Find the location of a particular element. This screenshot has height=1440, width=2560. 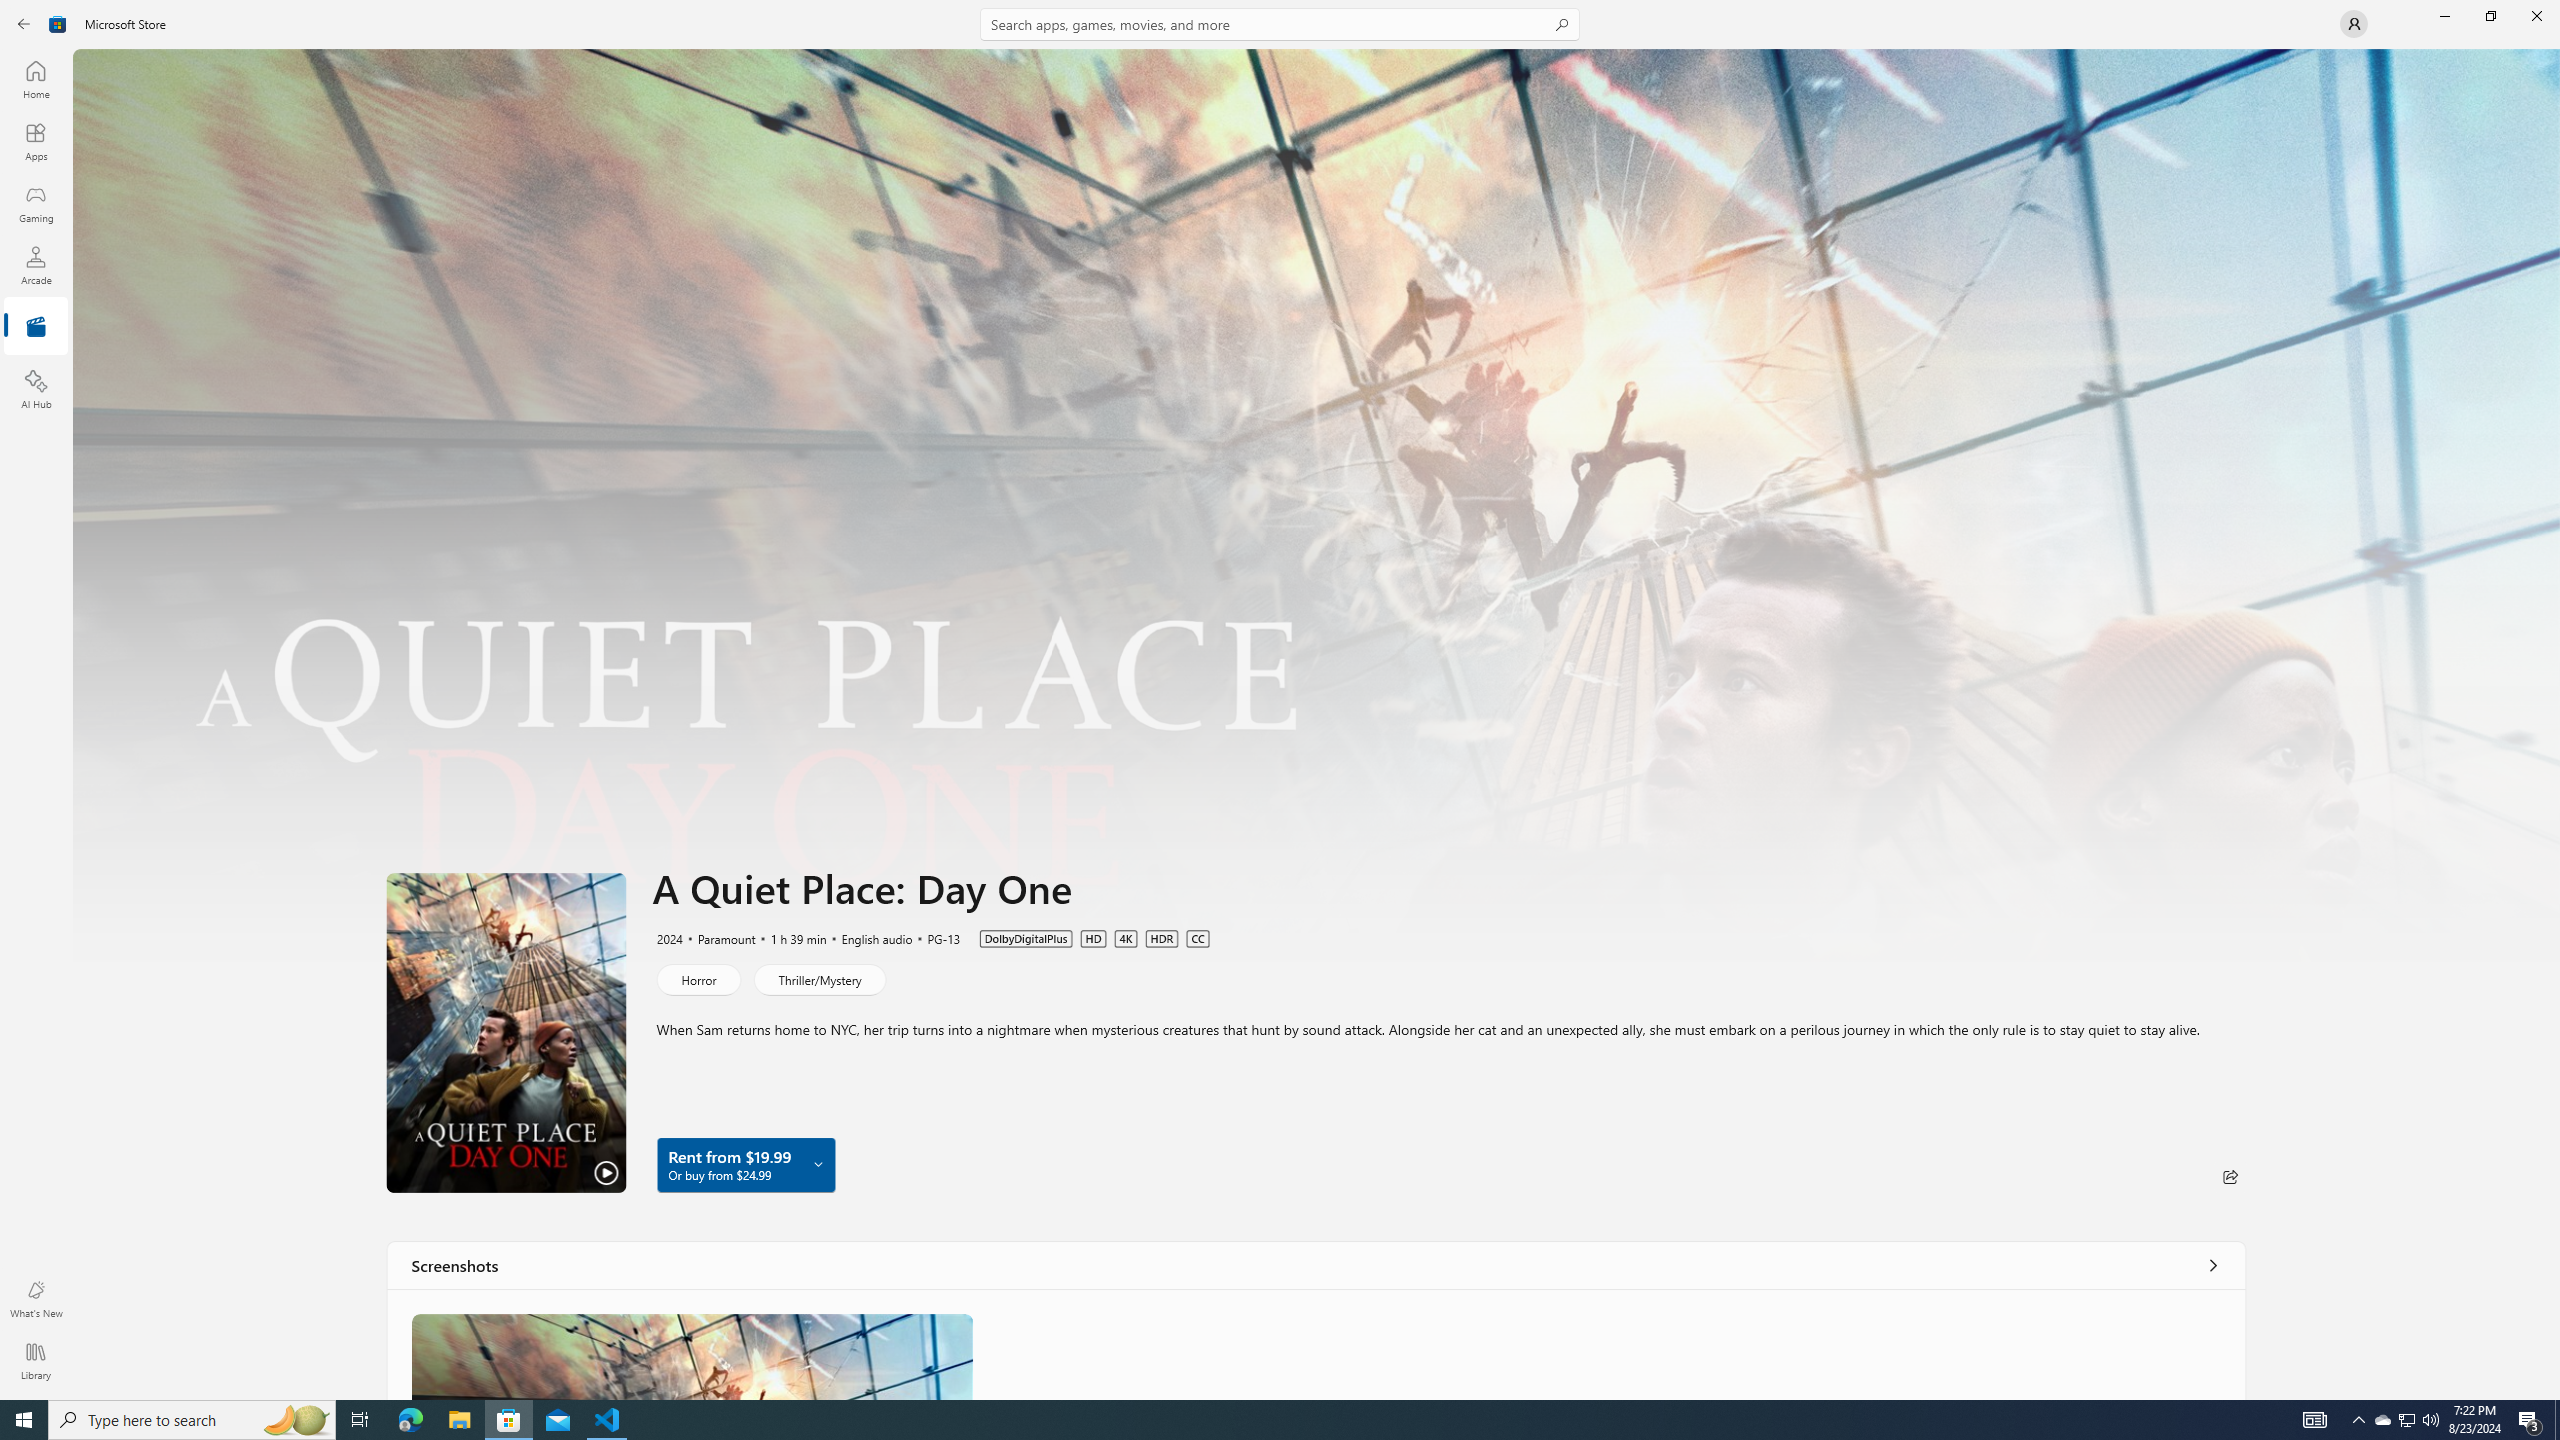

'Library' is located at coordinates (34, 1360).